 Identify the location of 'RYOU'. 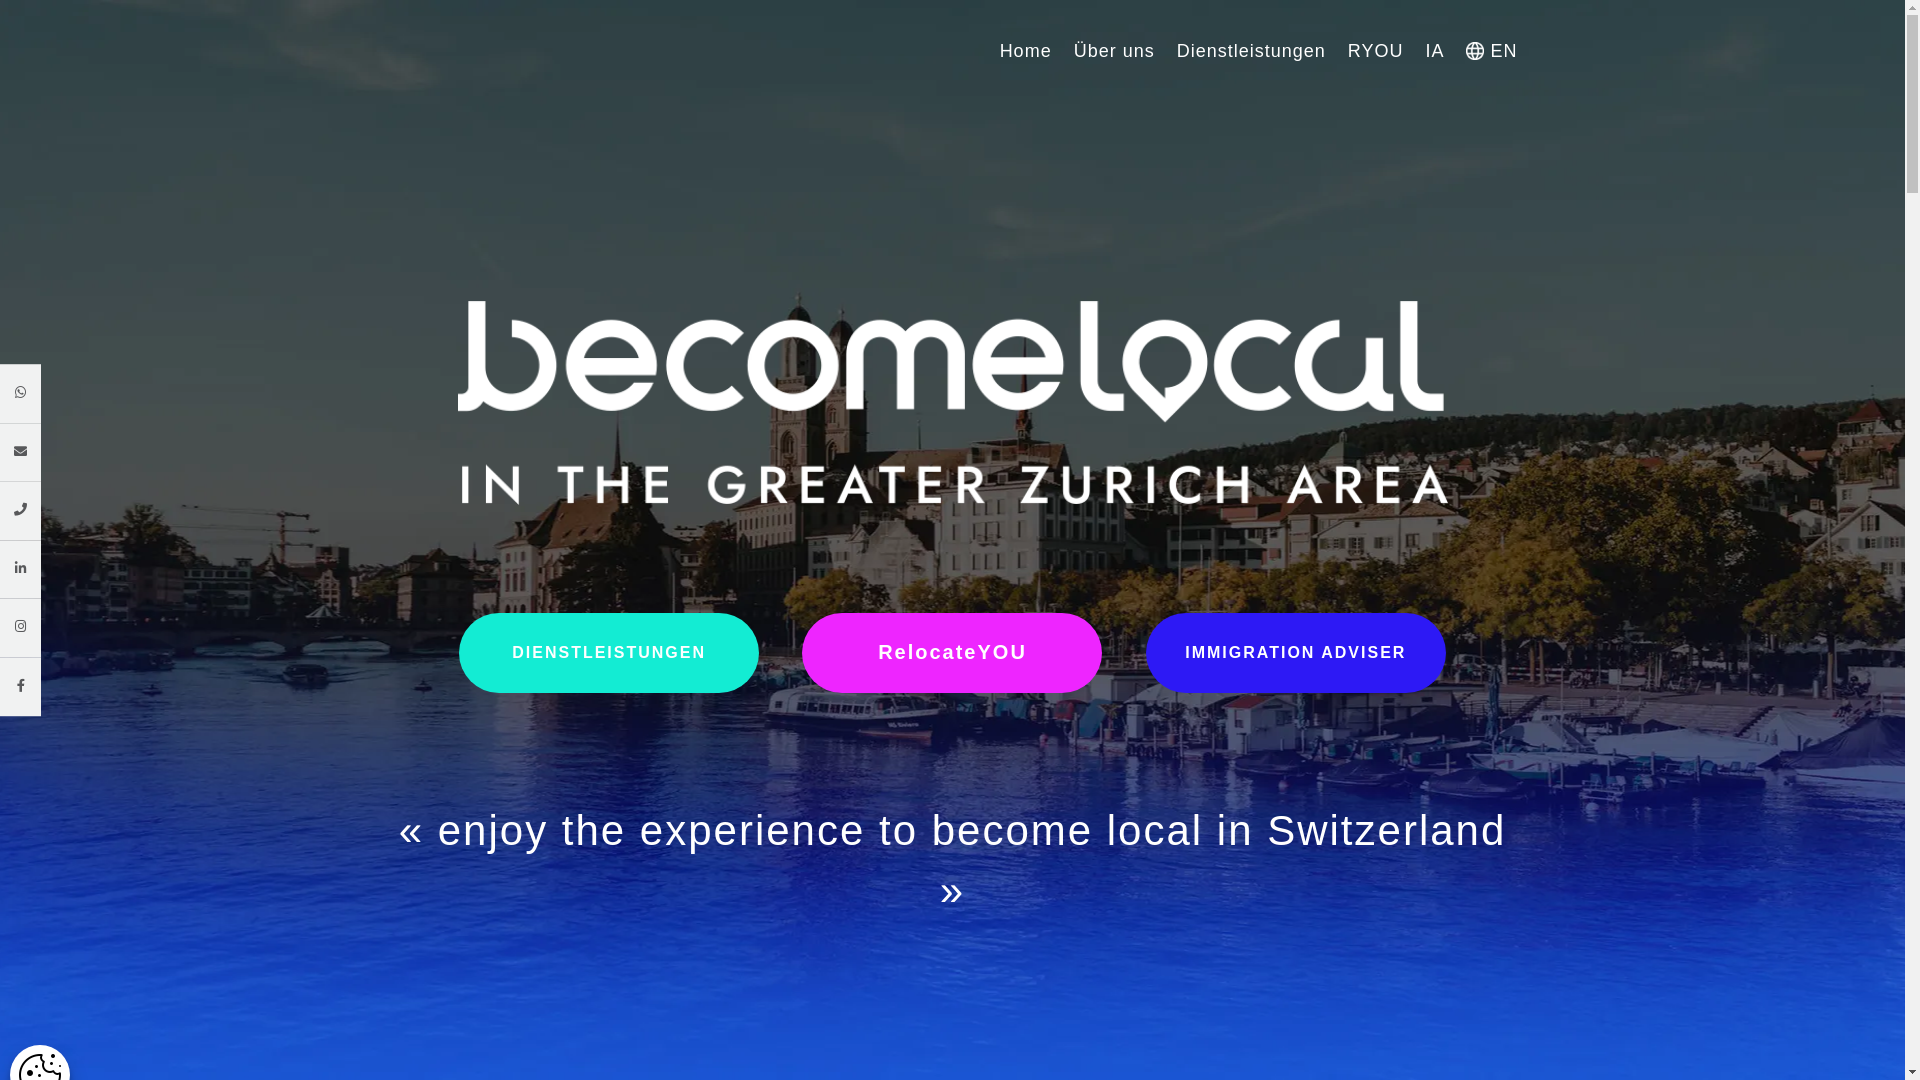
(1348, 49).